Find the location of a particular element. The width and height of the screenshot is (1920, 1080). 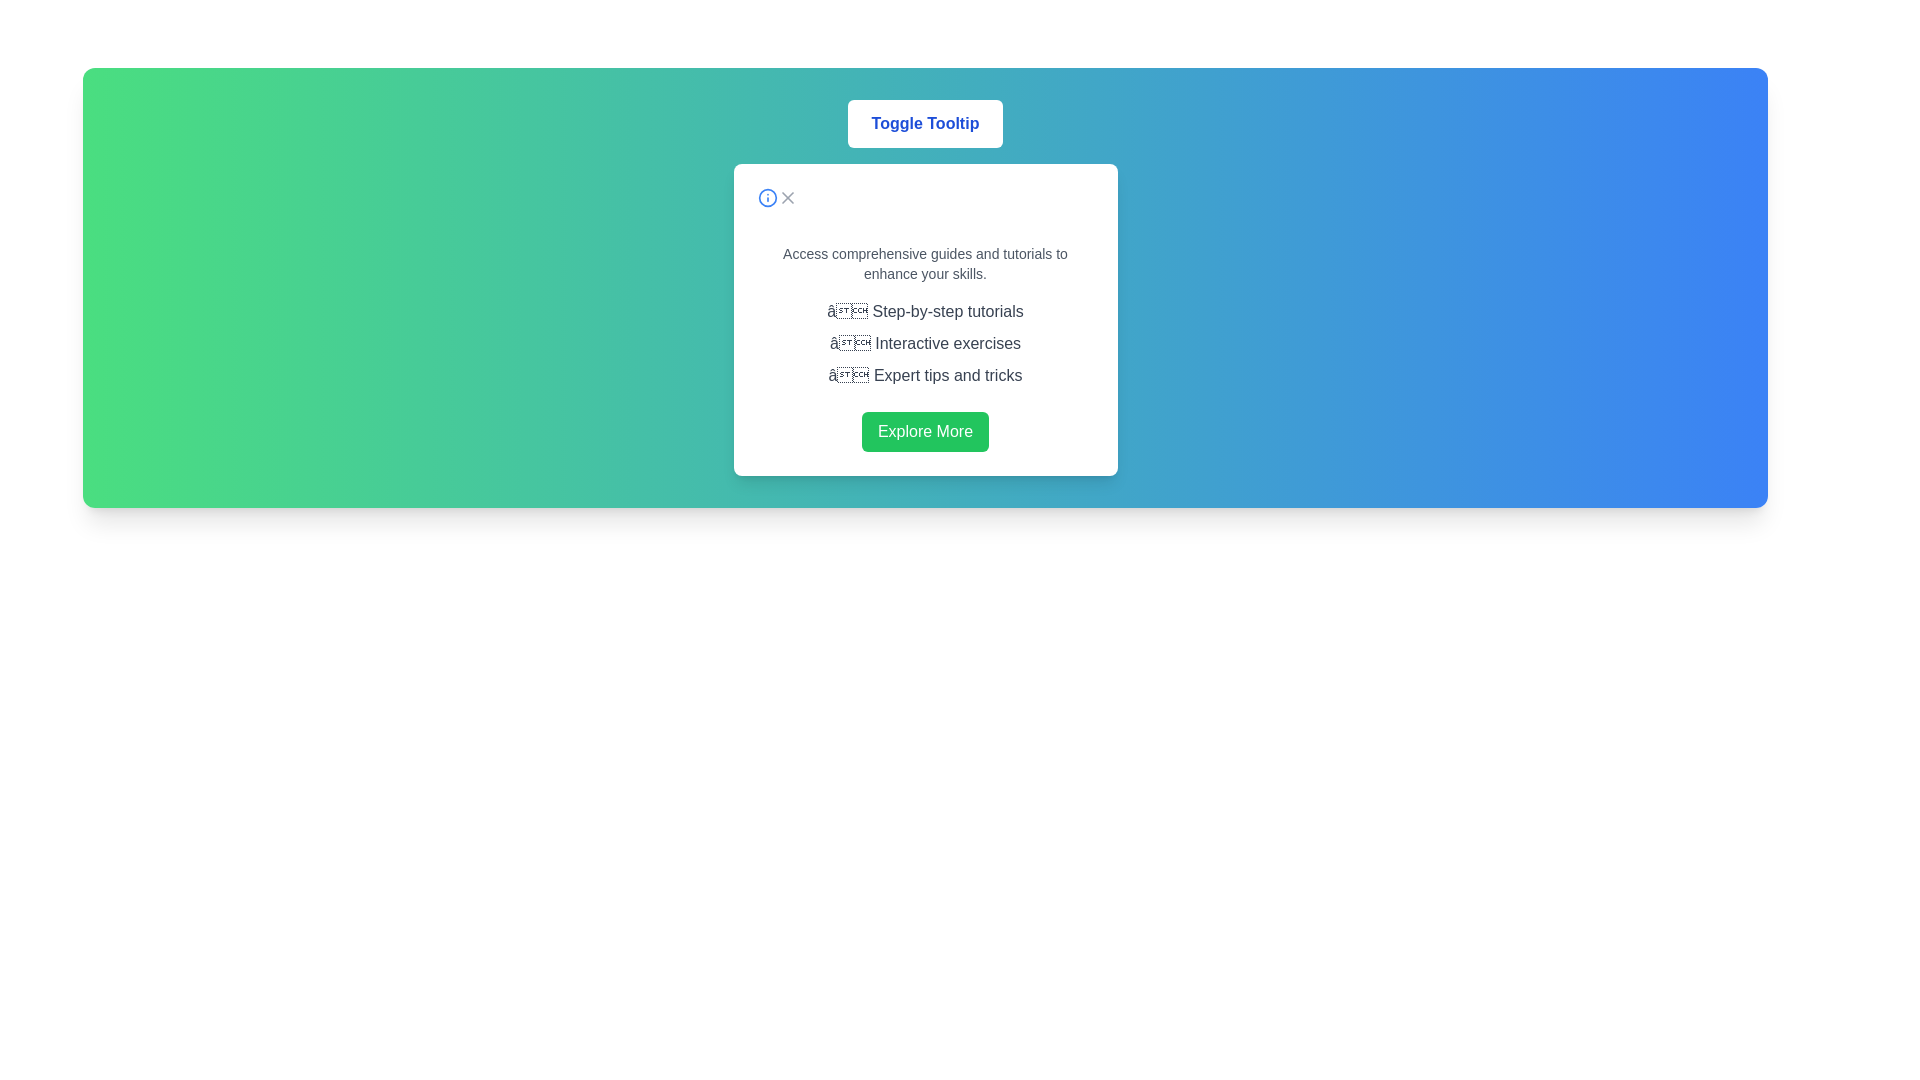

the small gray 'X' button located at the top-right corner of the white card interface to observe a color change is located at coordinates (786, 197).